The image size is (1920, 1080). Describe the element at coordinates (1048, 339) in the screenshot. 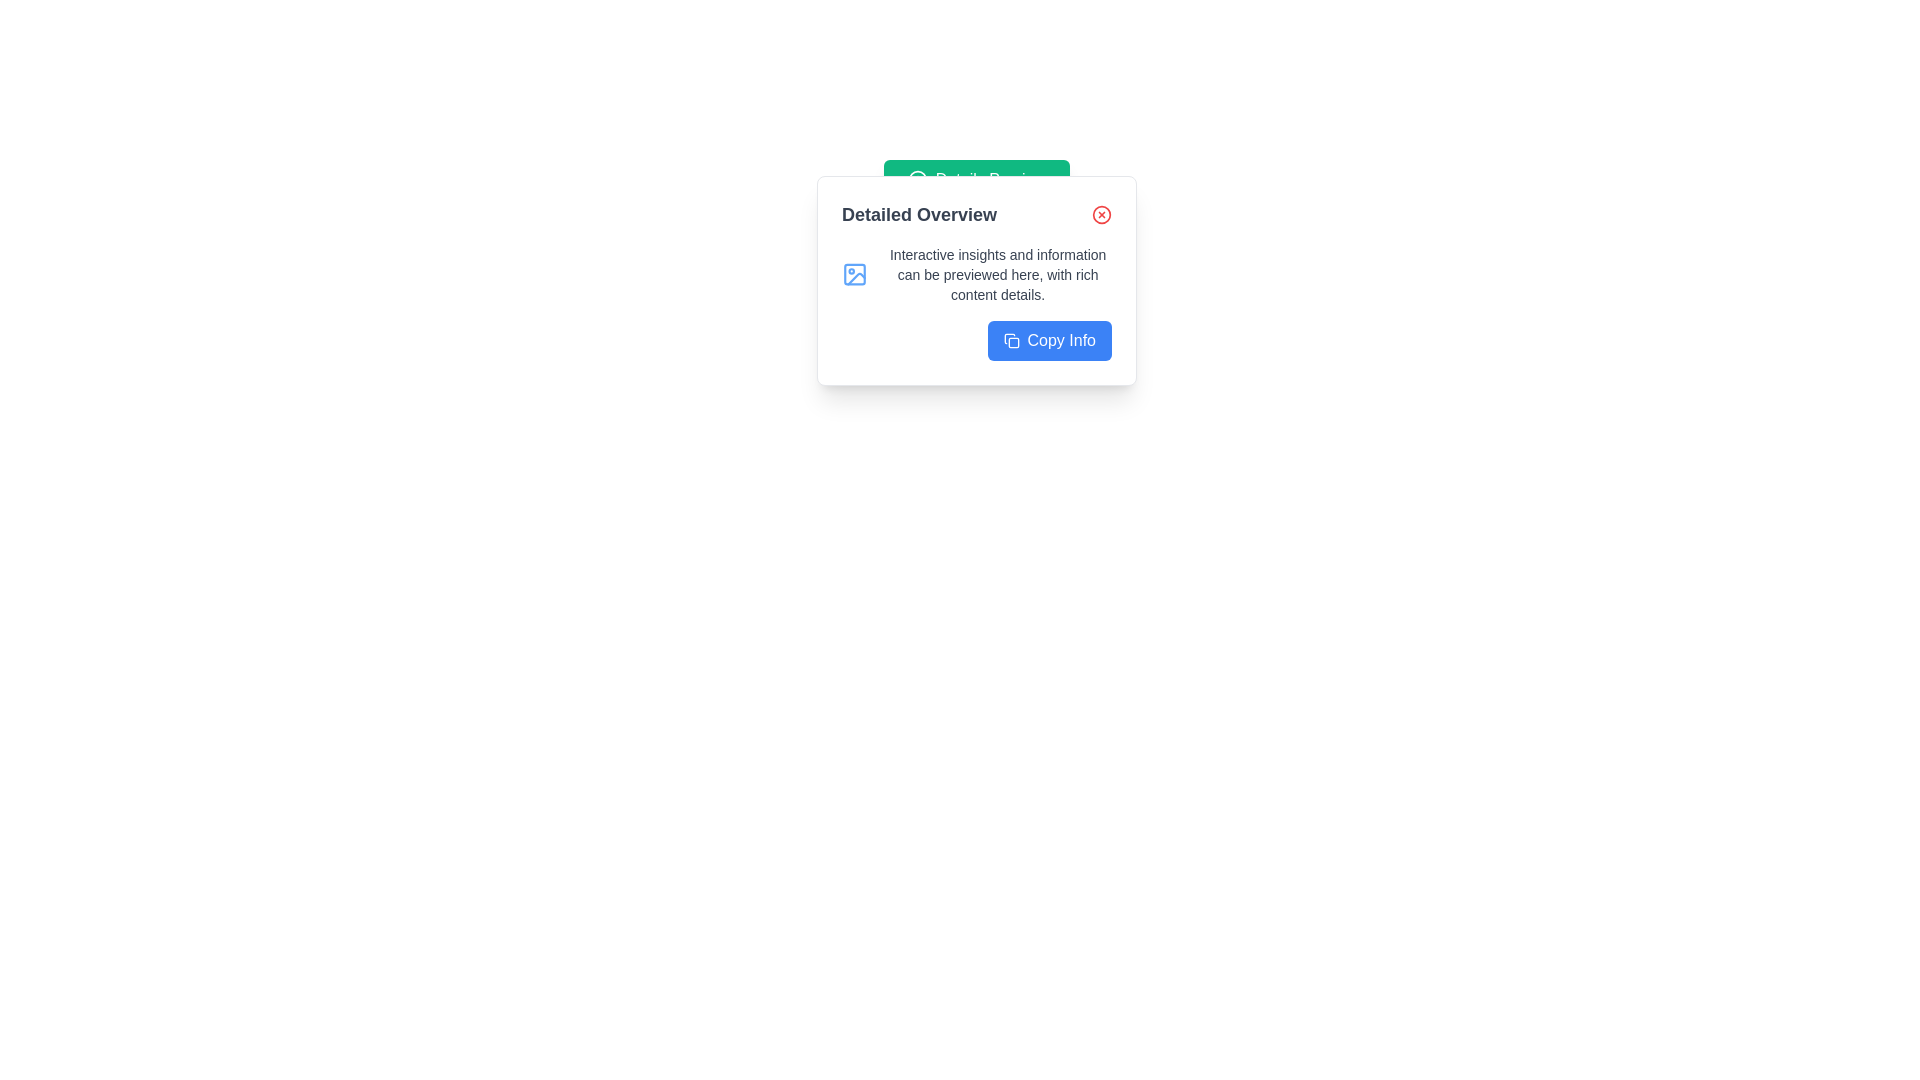

I see `the 'Copy Info' button with a blue background and a clipboard icon` at that location.